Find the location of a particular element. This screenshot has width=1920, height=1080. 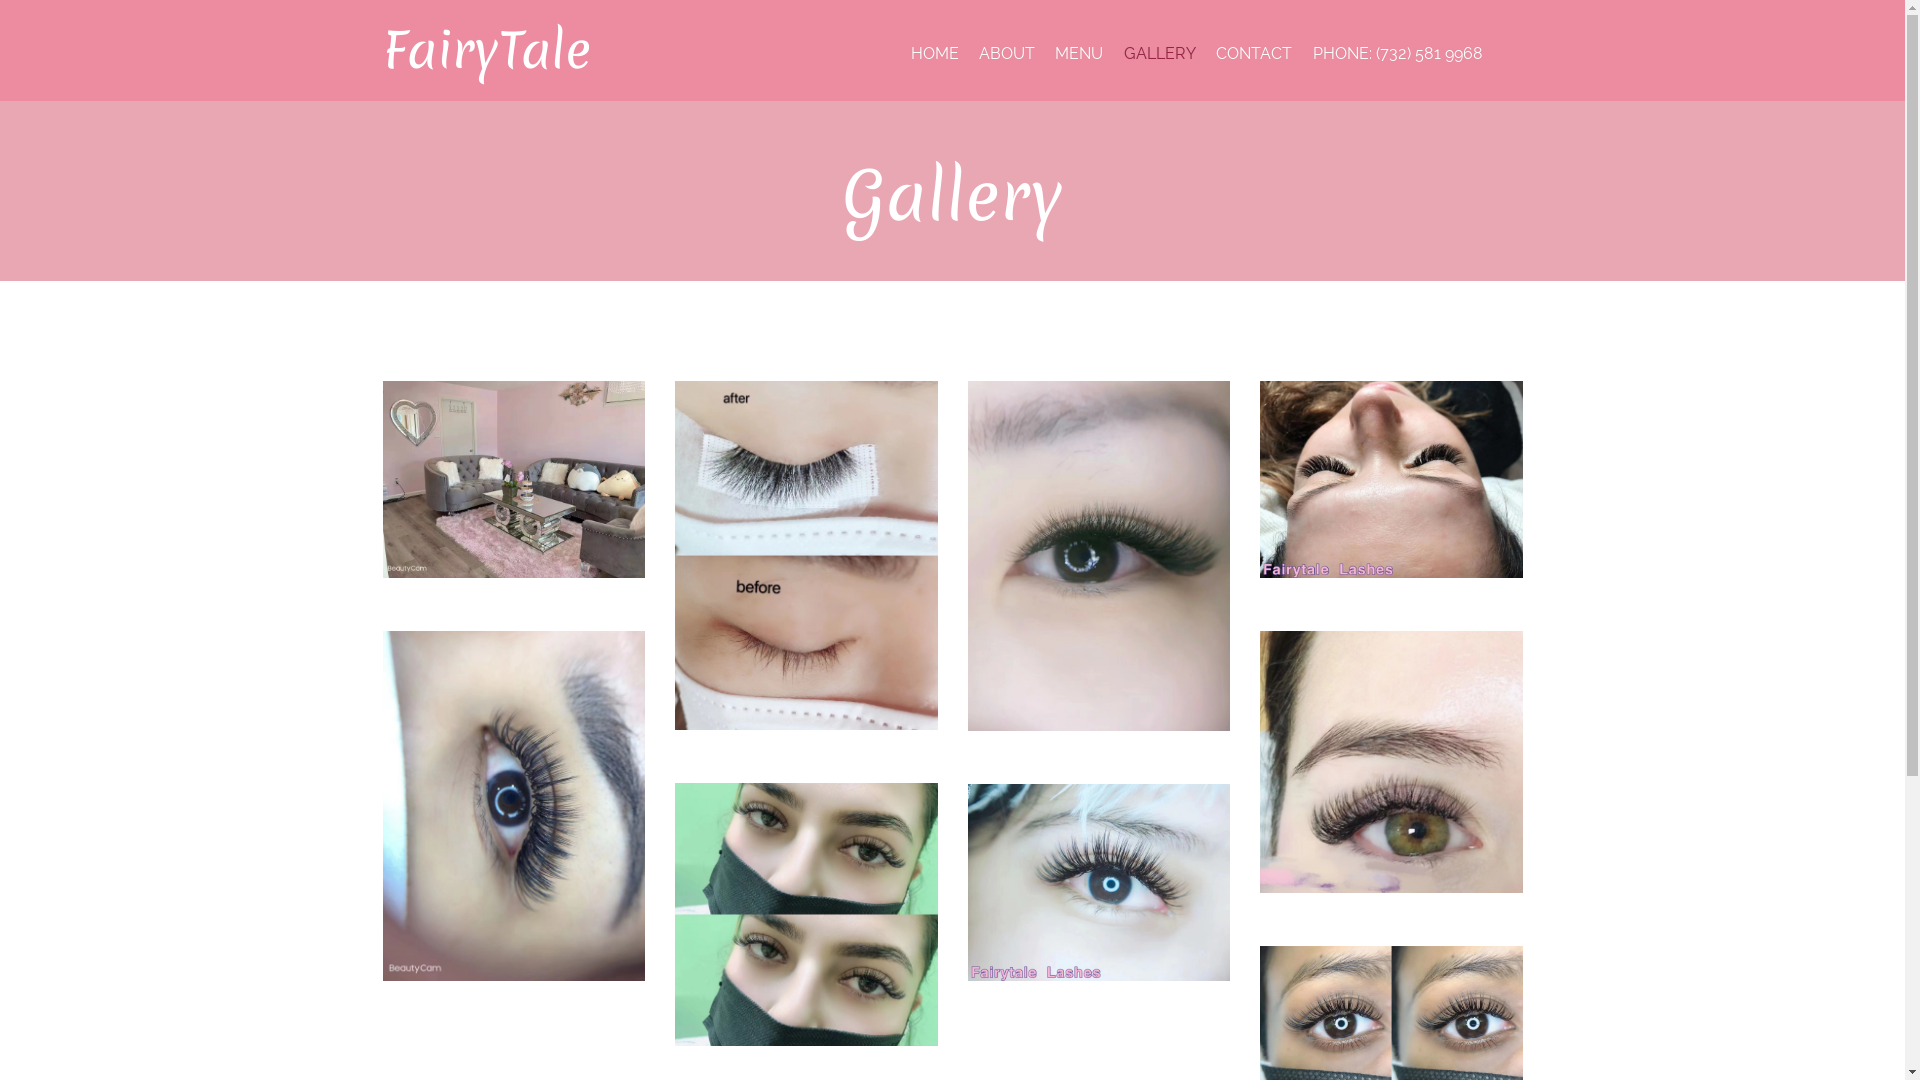

'CONTACT' is located at coordinates (1252, 53).